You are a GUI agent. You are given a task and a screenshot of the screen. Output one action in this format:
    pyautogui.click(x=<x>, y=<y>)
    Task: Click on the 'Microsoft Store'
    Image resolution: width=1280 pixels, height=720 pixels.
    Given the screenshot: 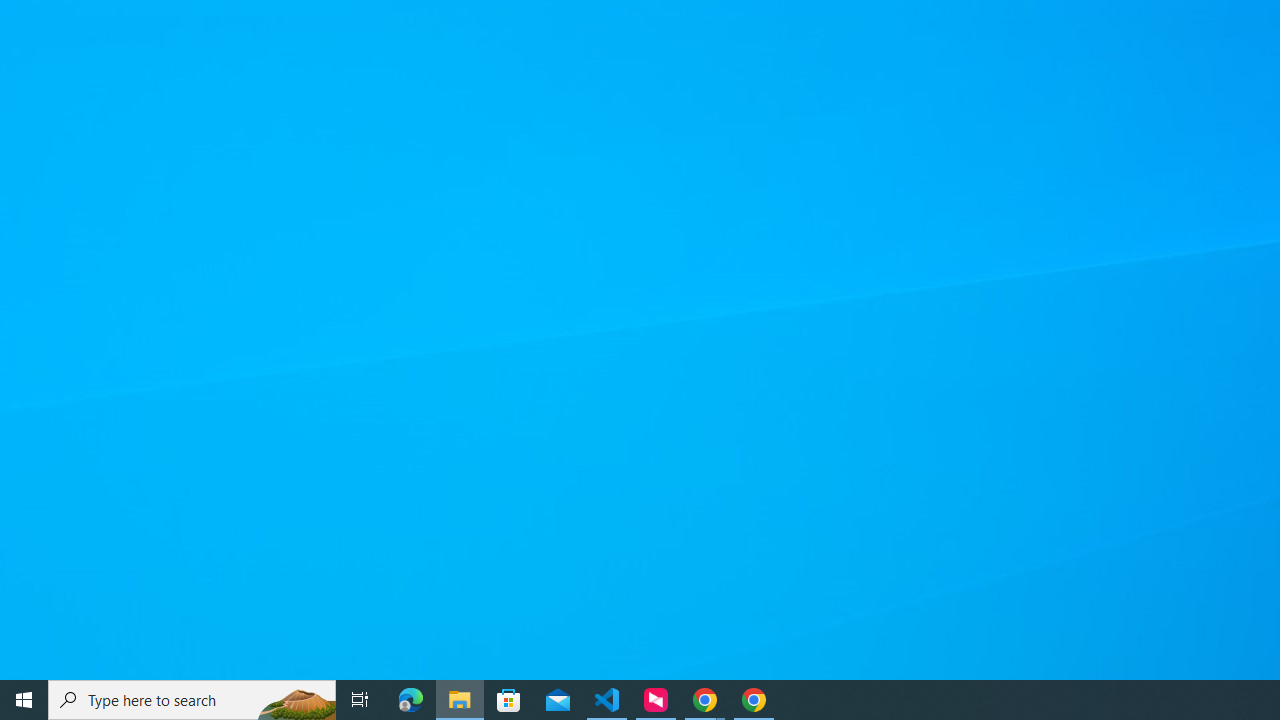 What is the action you would take?
    pyautogui.click(x=509, y=698)
    